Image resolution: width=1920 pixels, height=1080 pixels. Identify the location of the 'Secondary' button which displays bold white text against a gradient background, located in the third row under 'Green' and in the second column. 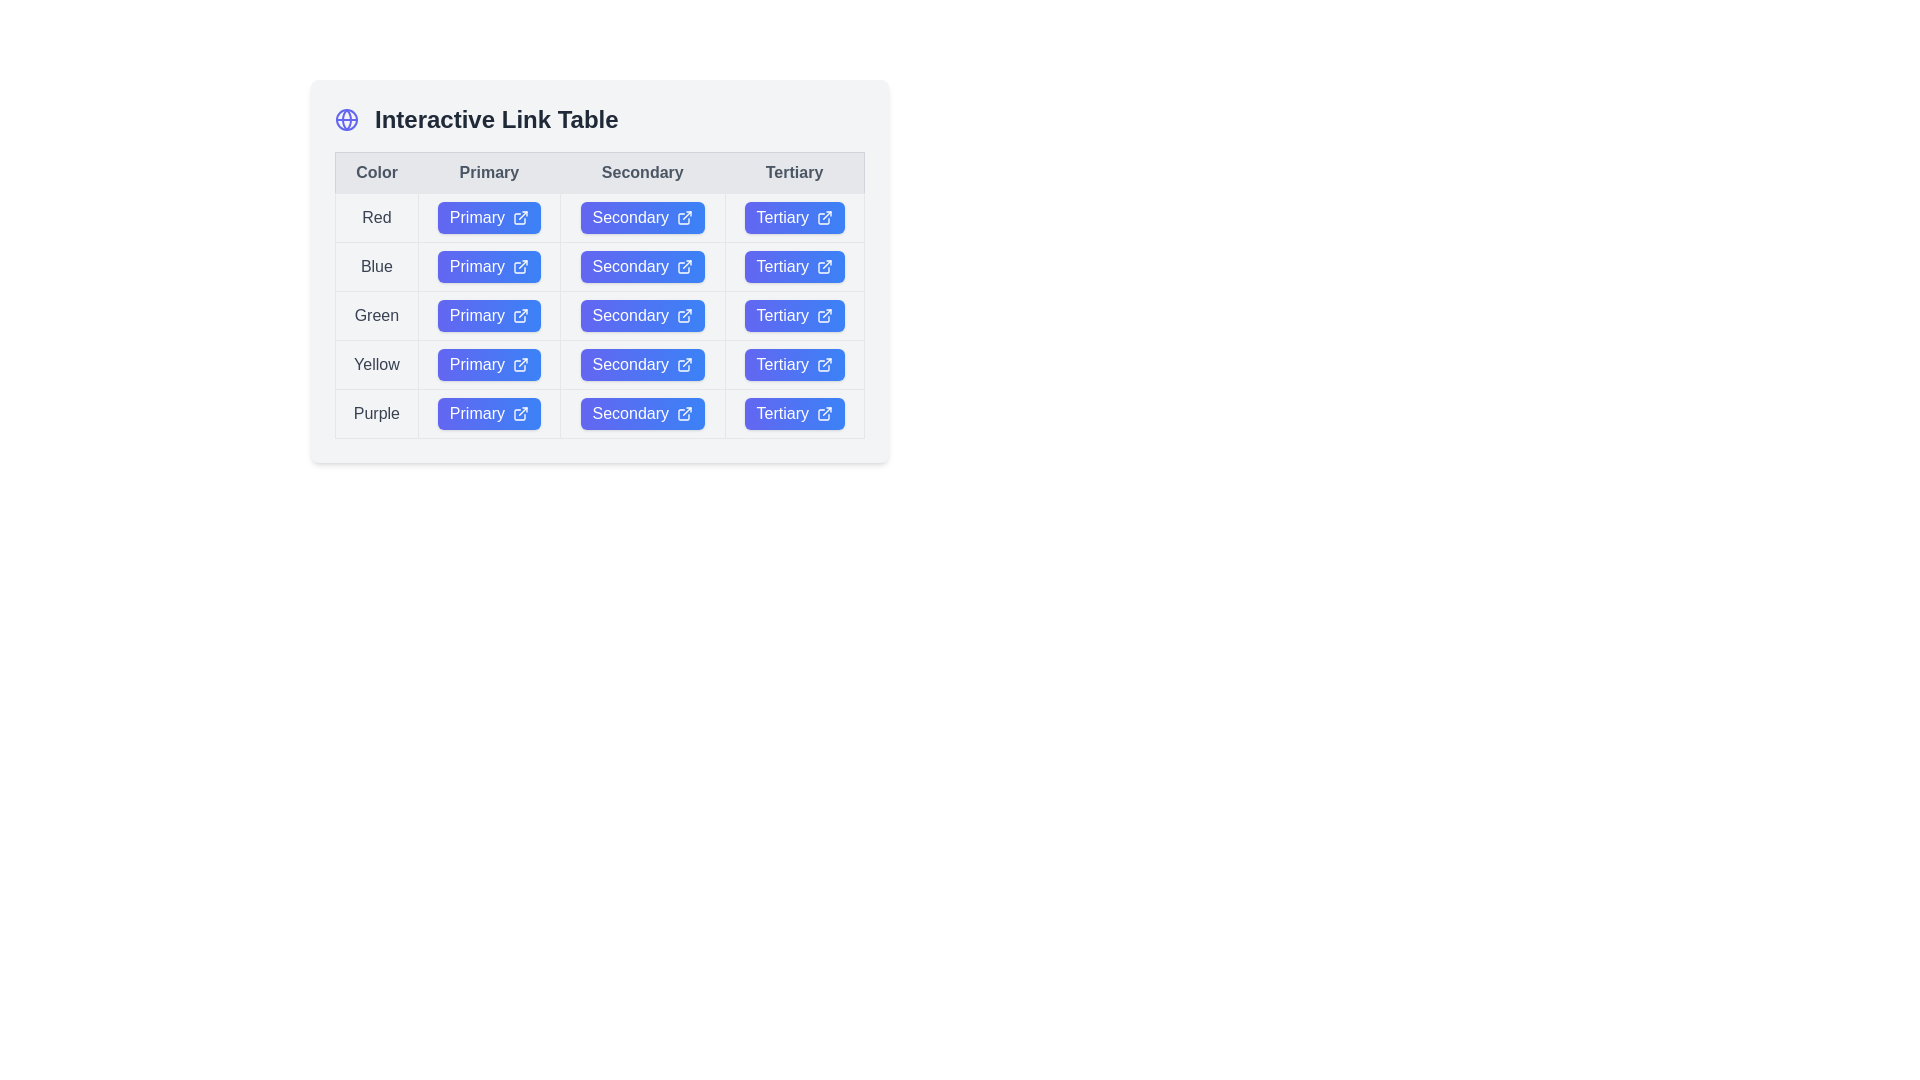
(629, 315).